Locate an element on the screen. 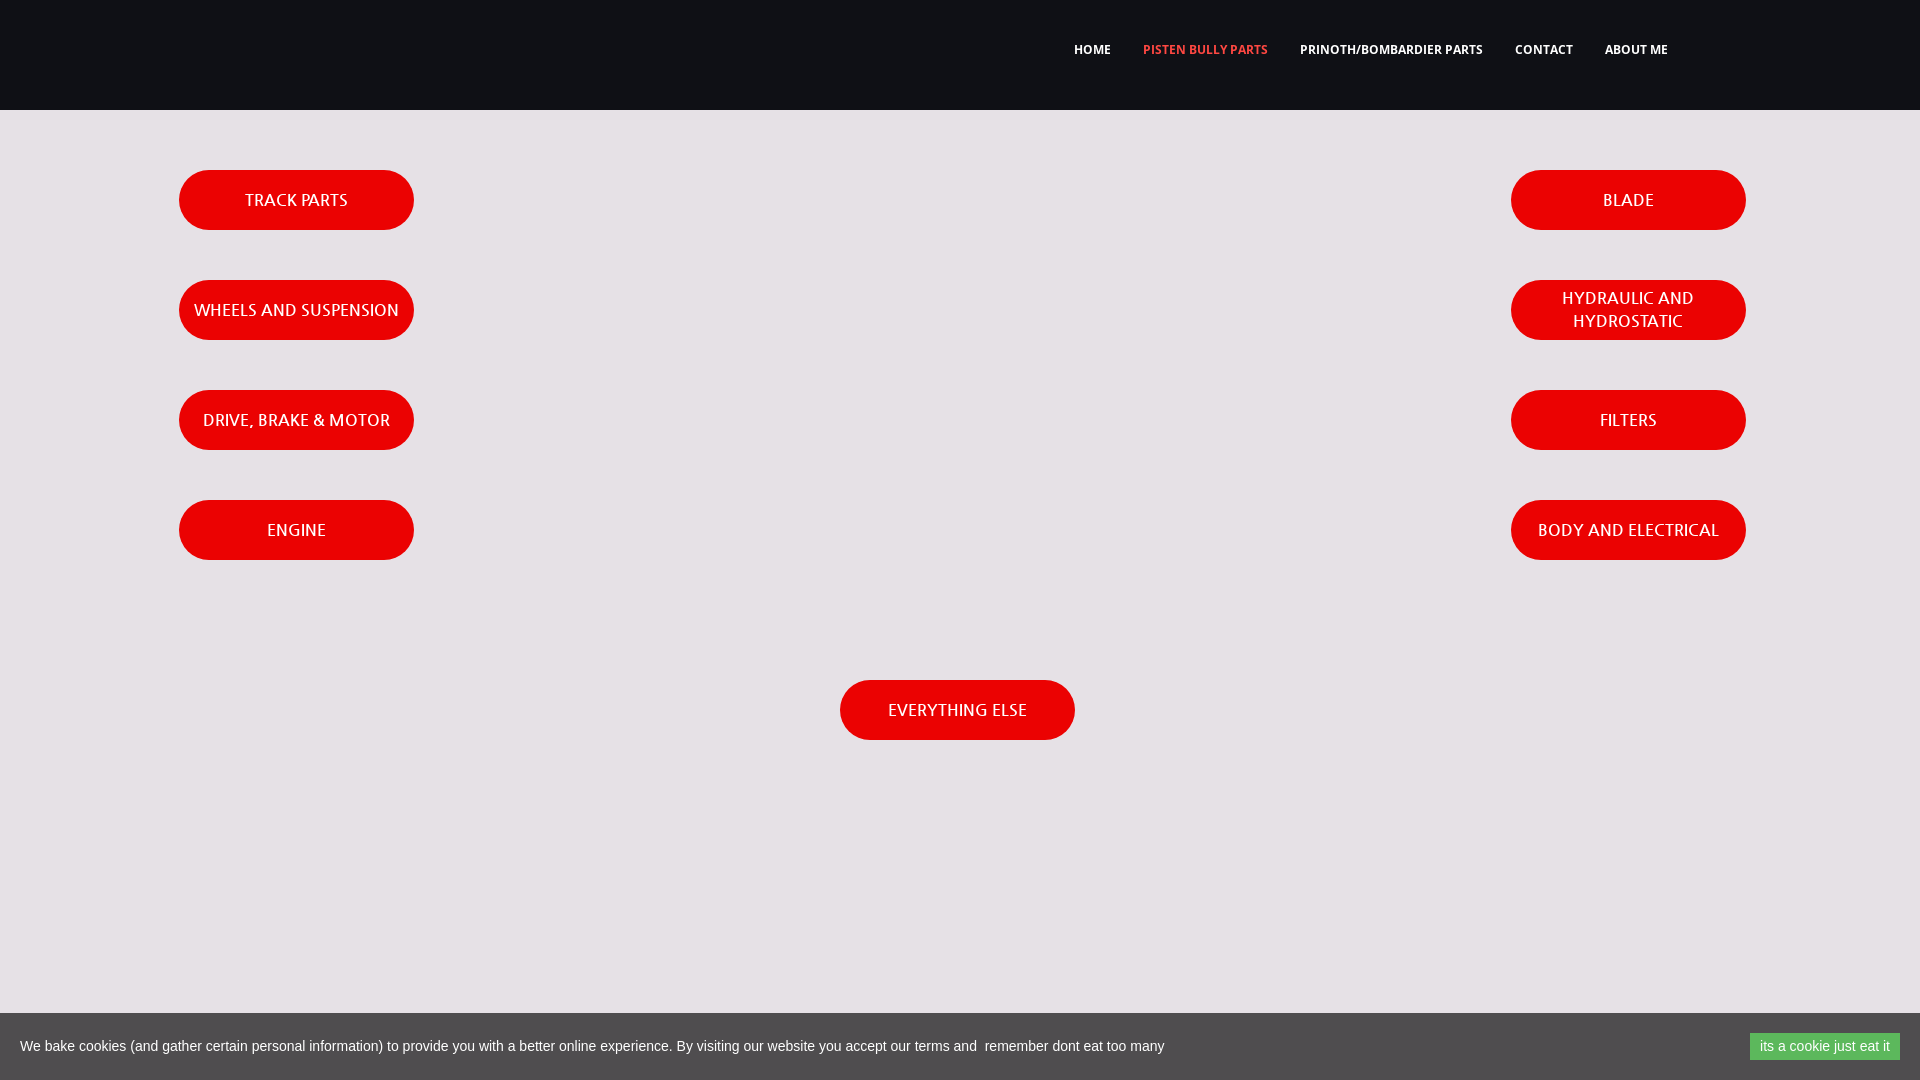 The height and width of the screenshot is (1080, 1920). 'HOME' is located at coordinates (1091, 49).